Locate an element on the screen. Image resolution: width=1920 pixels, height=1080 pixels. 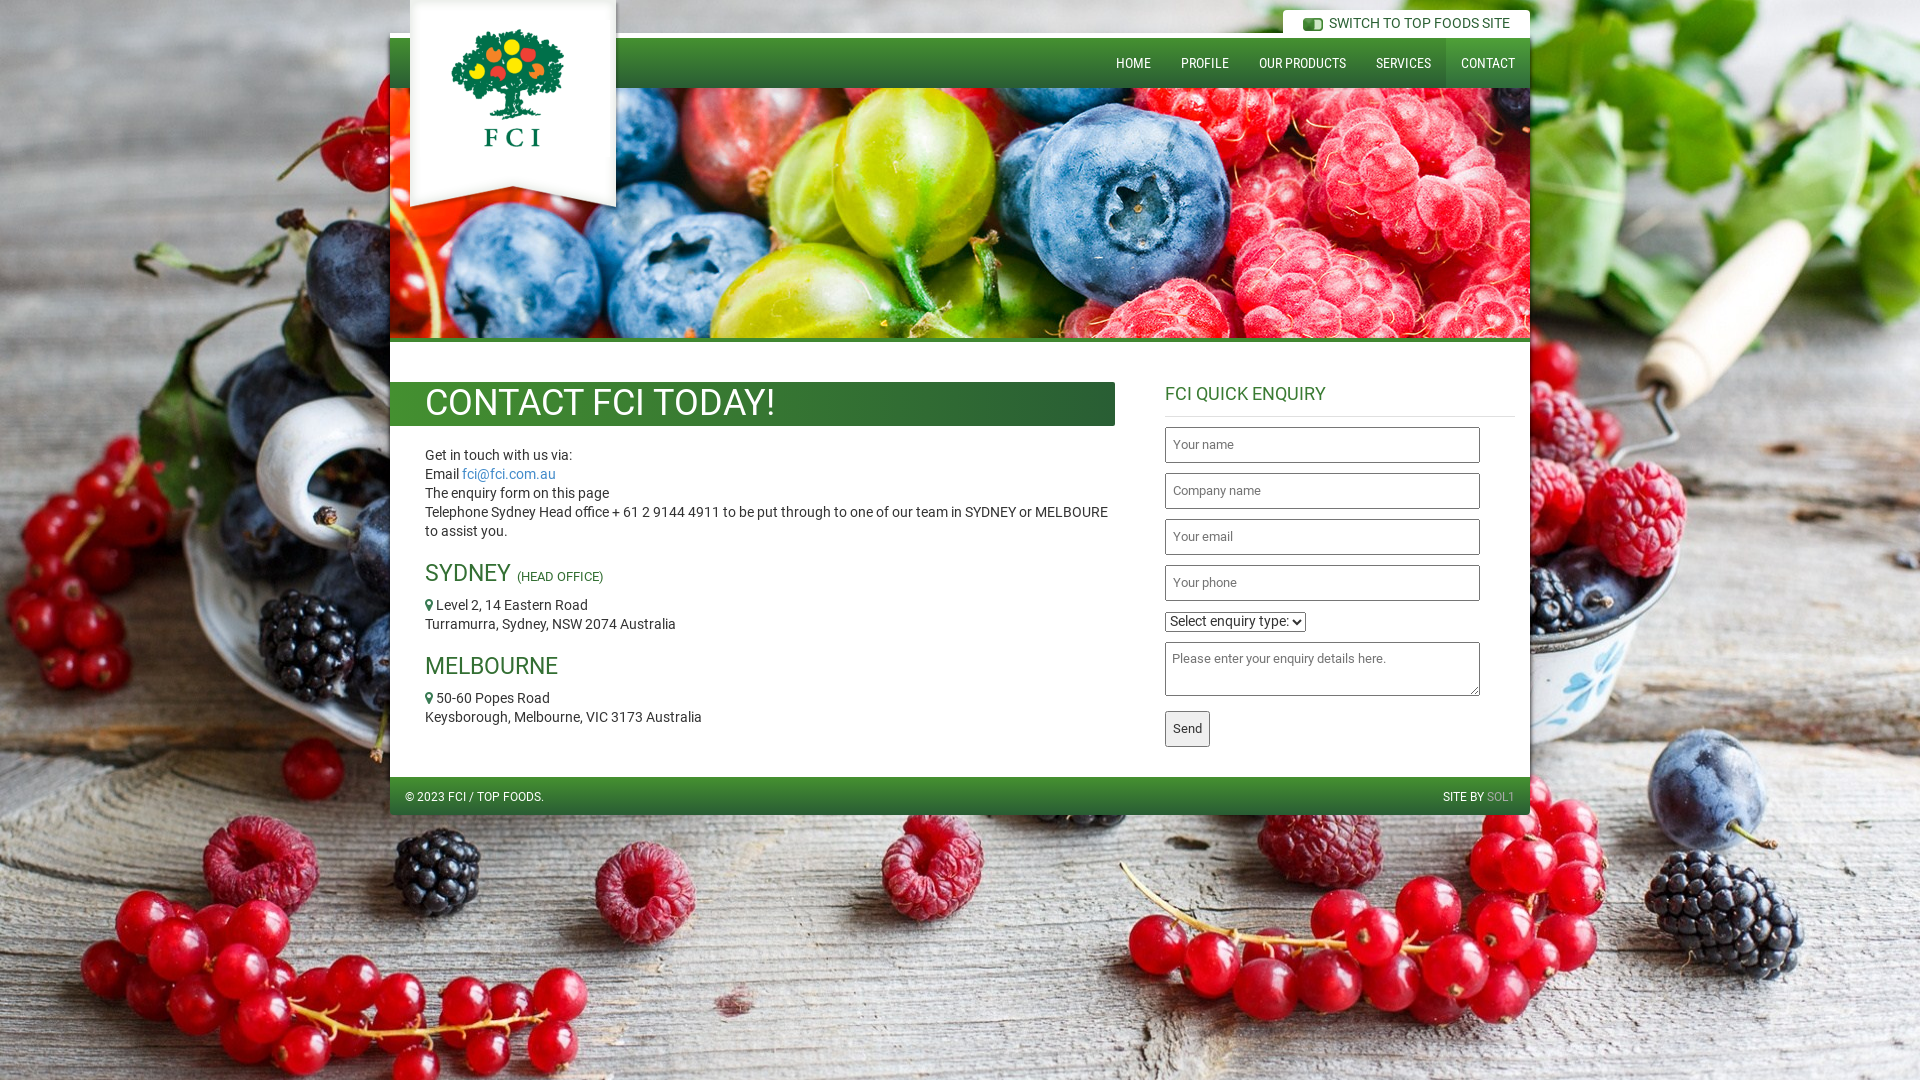
'SERVICES' is located at coordinates (1360, 61).